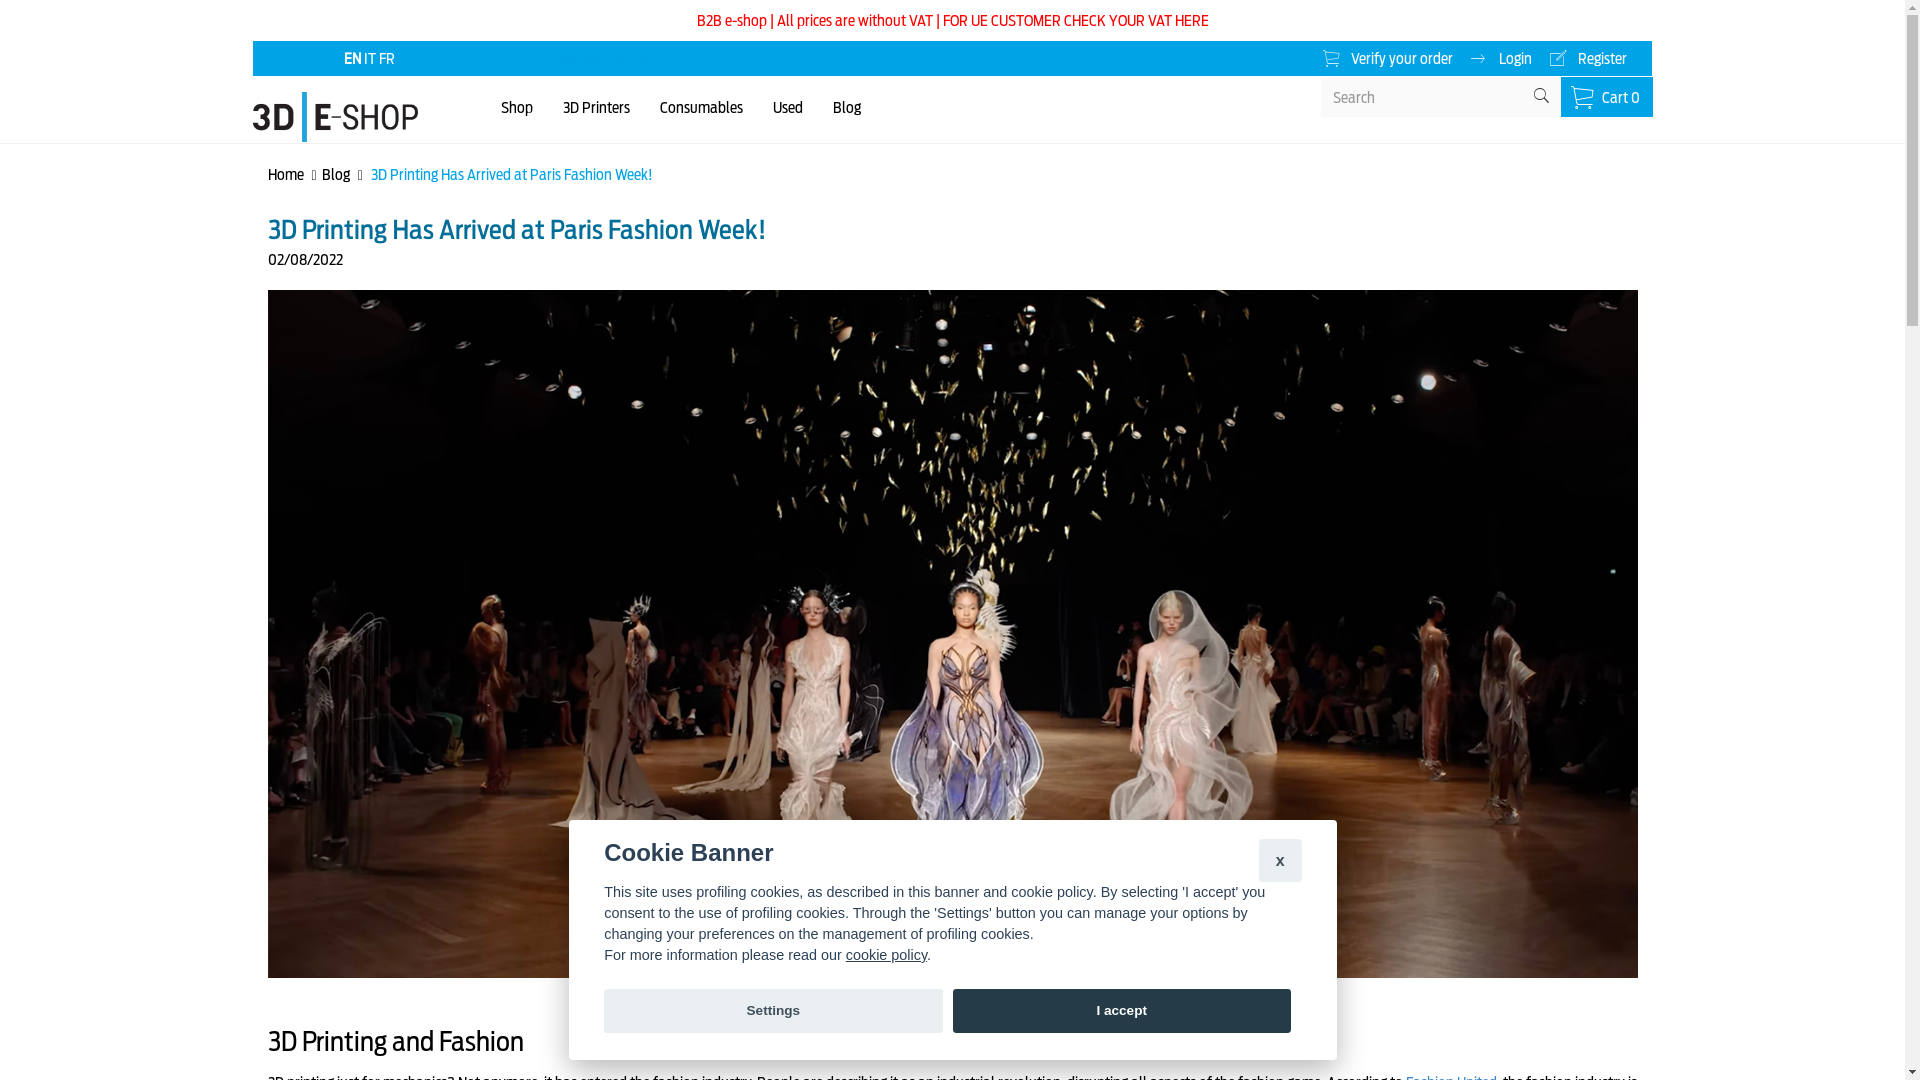 This screenshot has height=1080, width=1920. What do you see at coordinates (1256, 859) in the screenshot?
I see `'x'` at bounding box center [1256, 859].